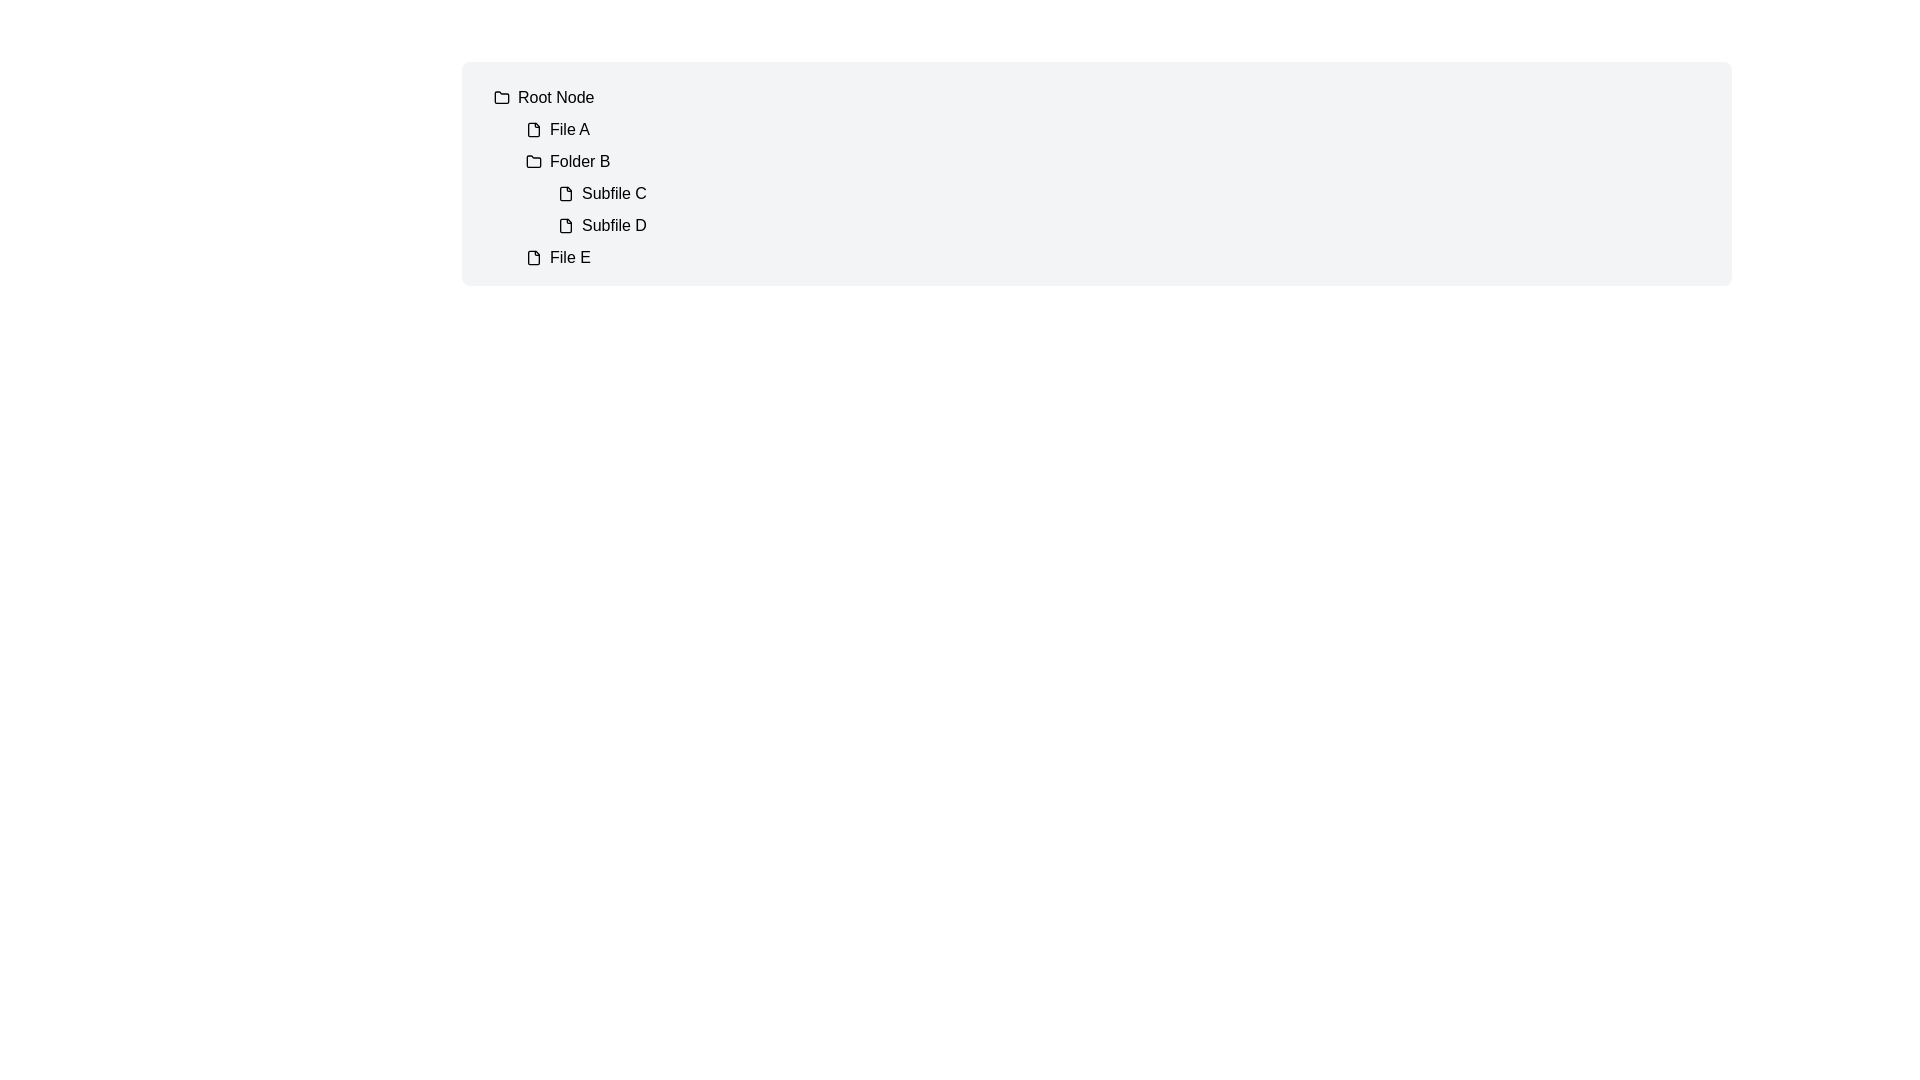 This screenshot has height=1080, width=1920. I want to click on the icon representing 'Subfile C' located under 'Folder B' in the tree structure, so click(565, 193).